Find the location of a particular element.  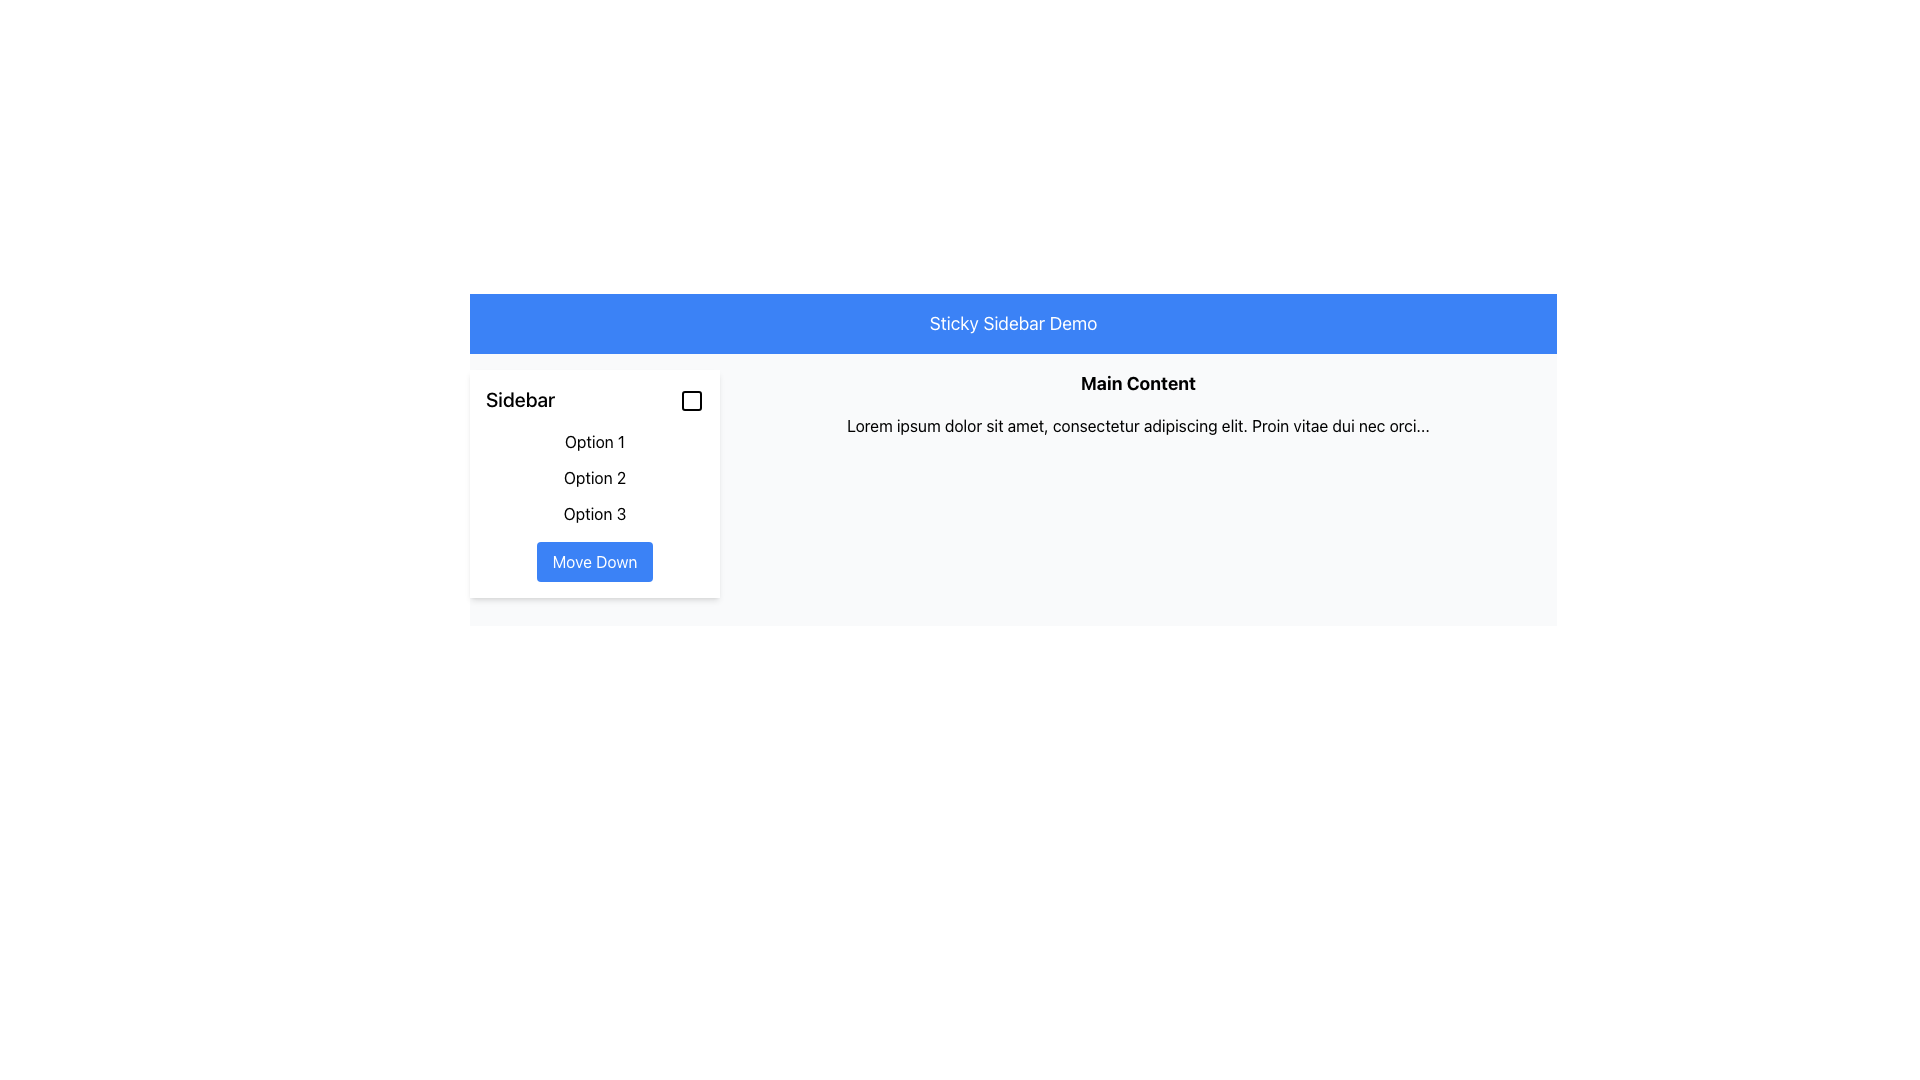

the decorative marker in the upper-right corner of the sidebar to trigger the tooltip is located at coordinates (691, 400).